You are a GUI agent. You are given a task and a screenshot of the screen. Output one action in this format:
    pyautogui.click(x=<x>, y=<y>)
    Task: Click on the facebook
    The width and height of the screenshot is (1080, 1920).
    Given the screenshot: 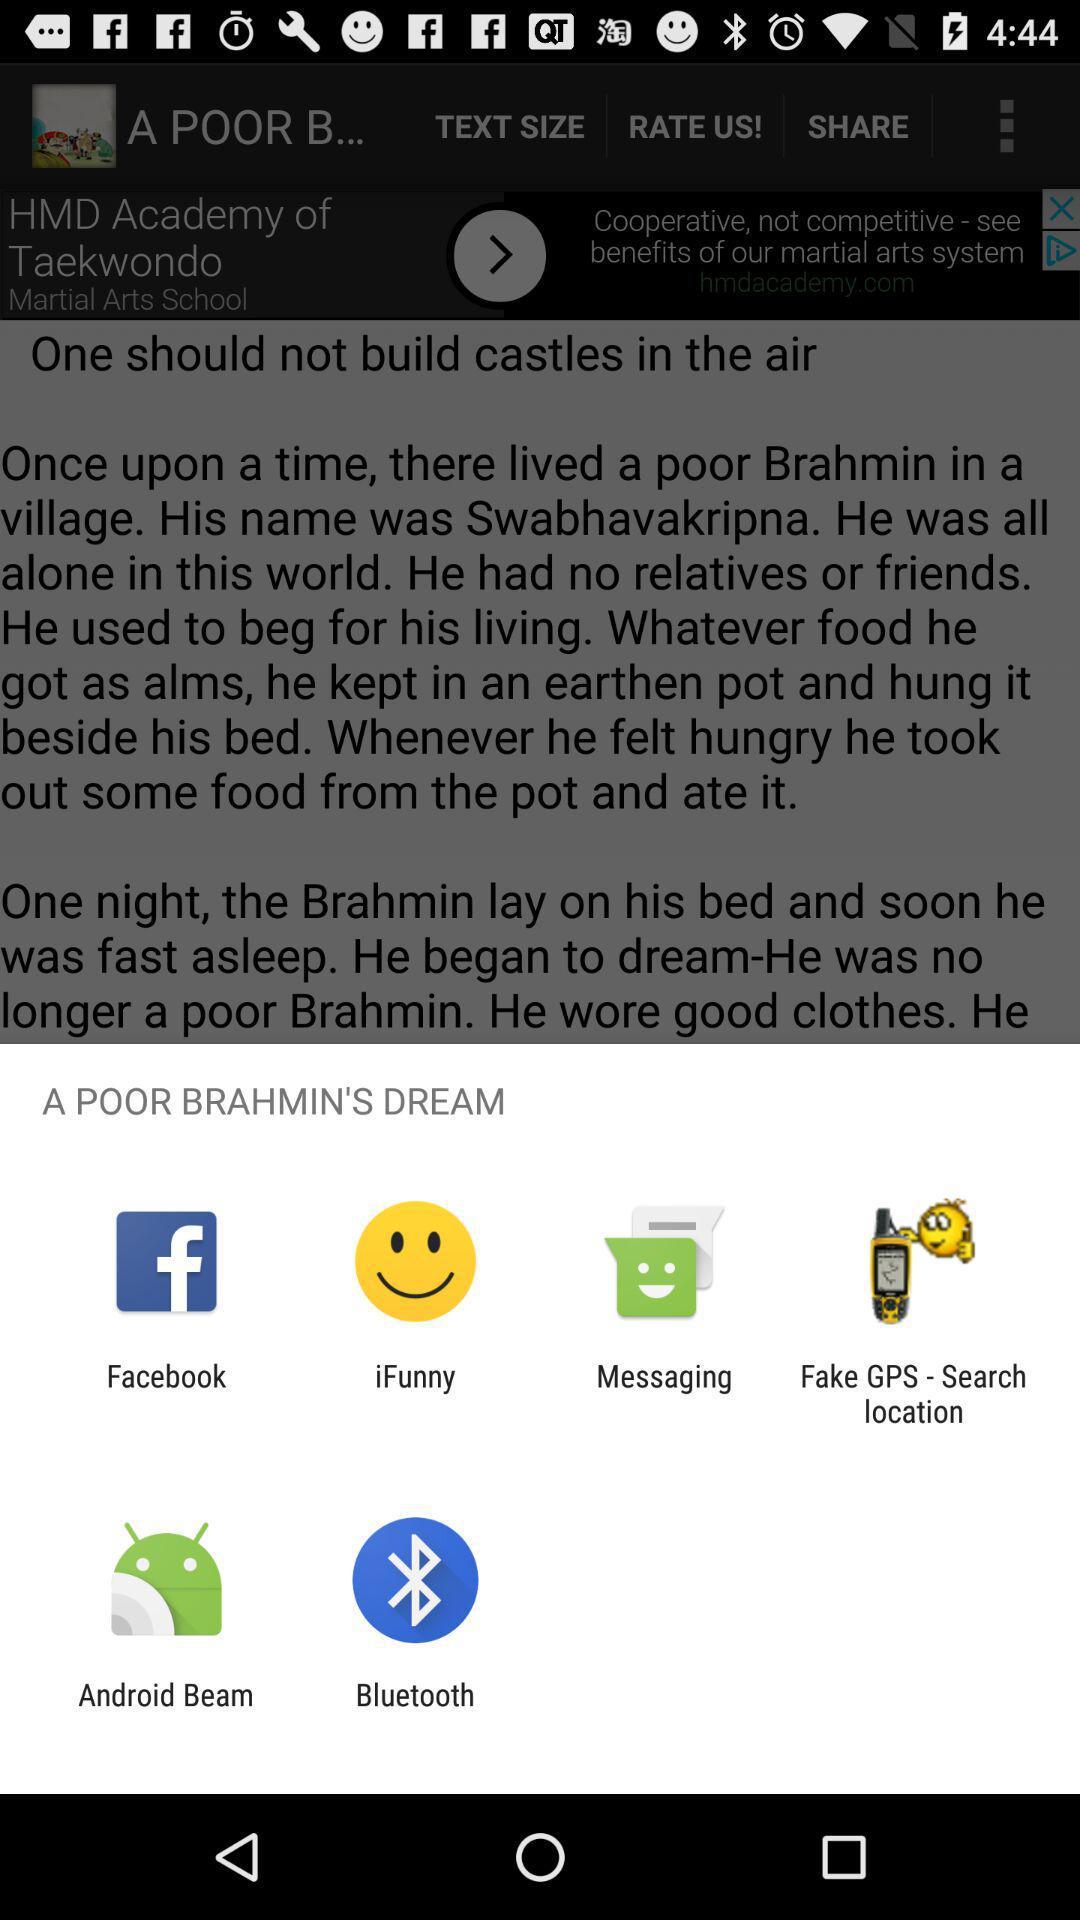 What is the action you would take?
    pyautogui.click(x=165, y=1392)
    